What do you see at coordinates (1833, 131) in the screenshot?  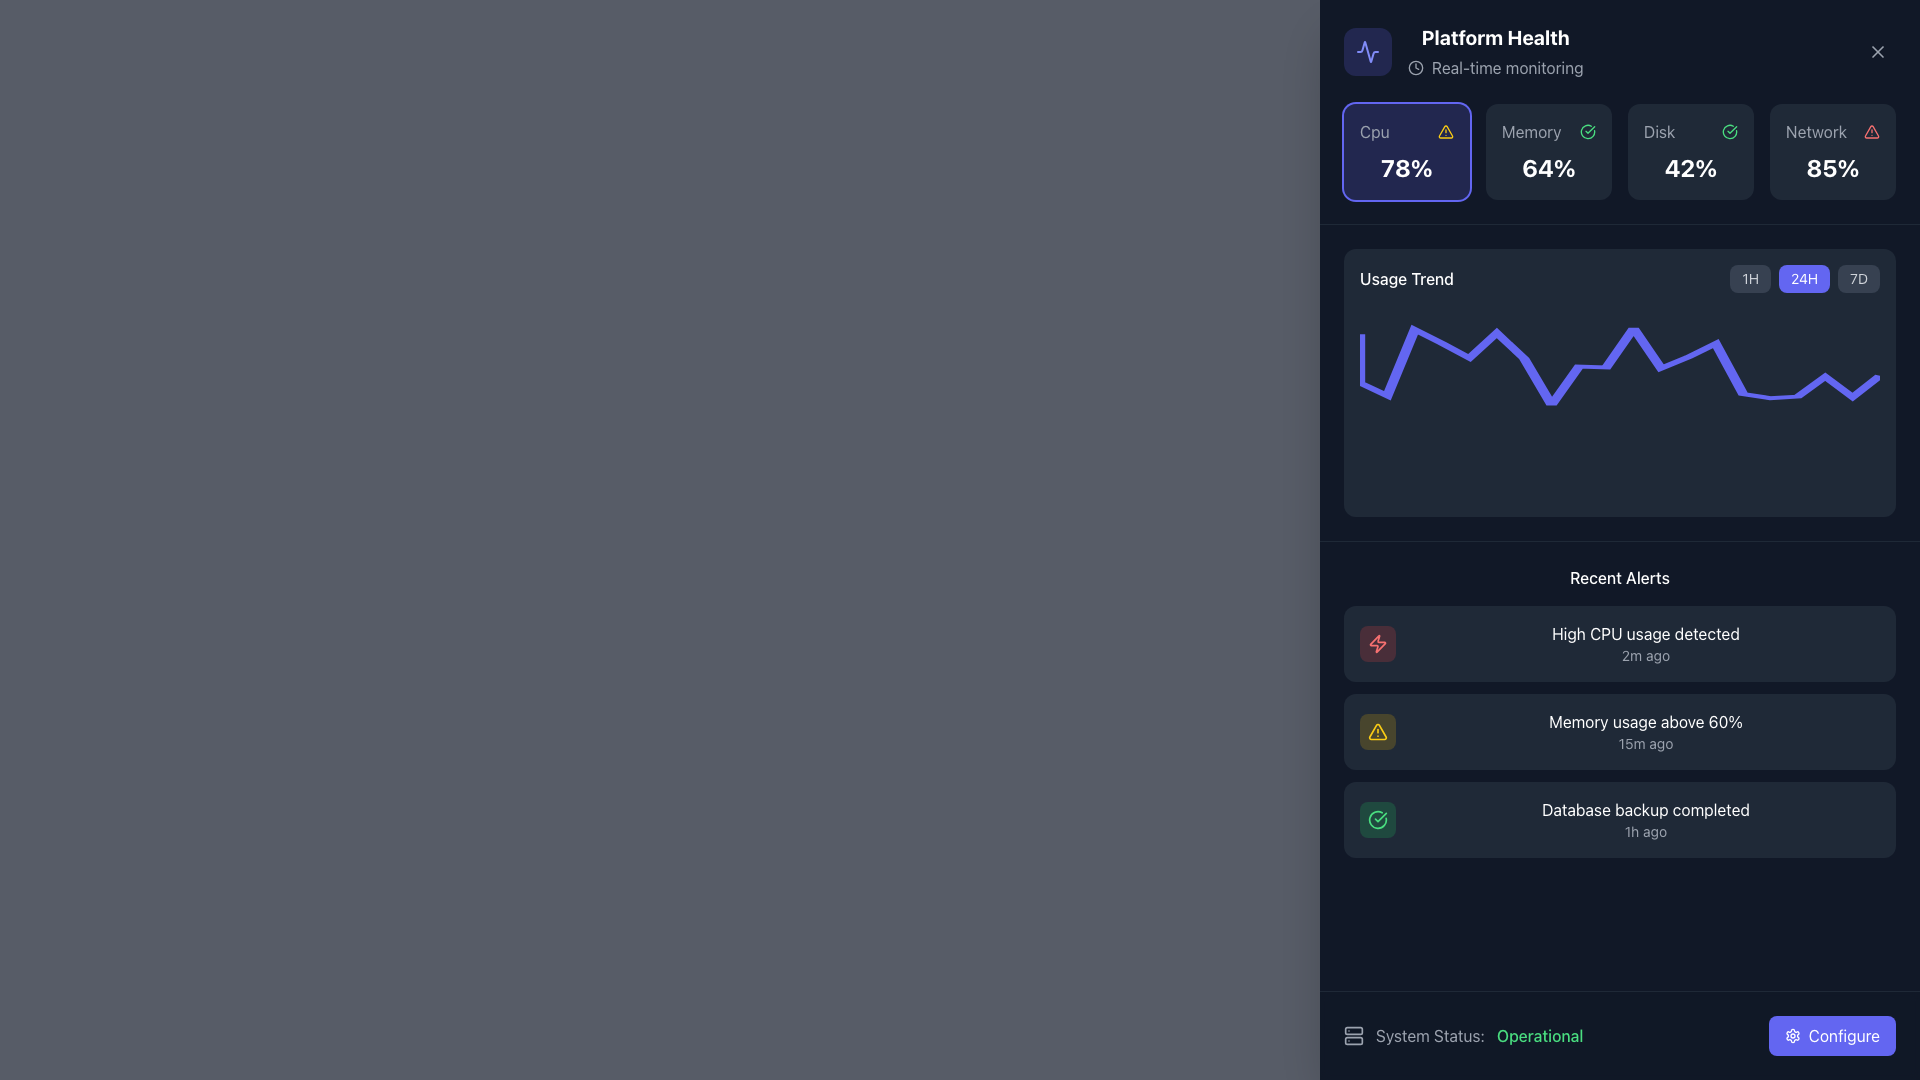 I see `the network status label with an alert icon located in the top-right area of the 'Platform Health' section` at bounding box center [1833, 131].